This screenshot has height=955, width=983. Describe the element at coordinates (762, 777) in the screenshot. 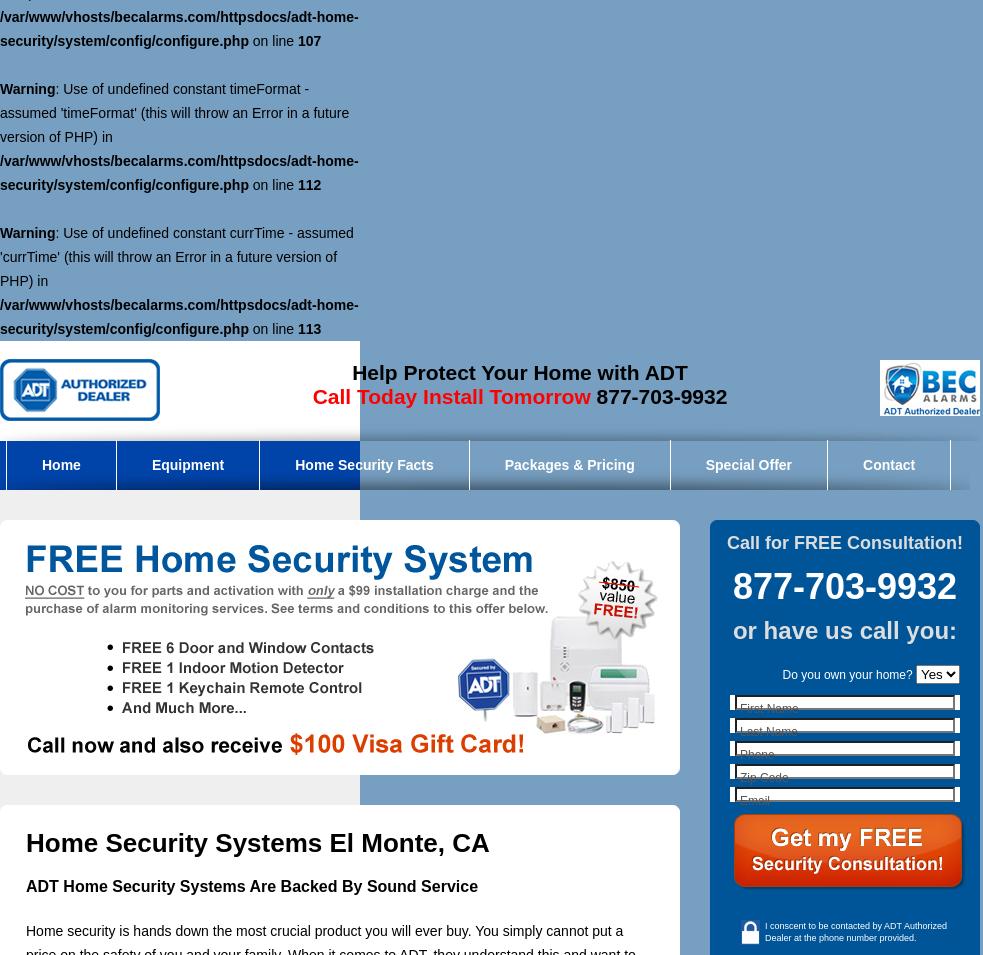

I see `'Zip Code'` at that location.